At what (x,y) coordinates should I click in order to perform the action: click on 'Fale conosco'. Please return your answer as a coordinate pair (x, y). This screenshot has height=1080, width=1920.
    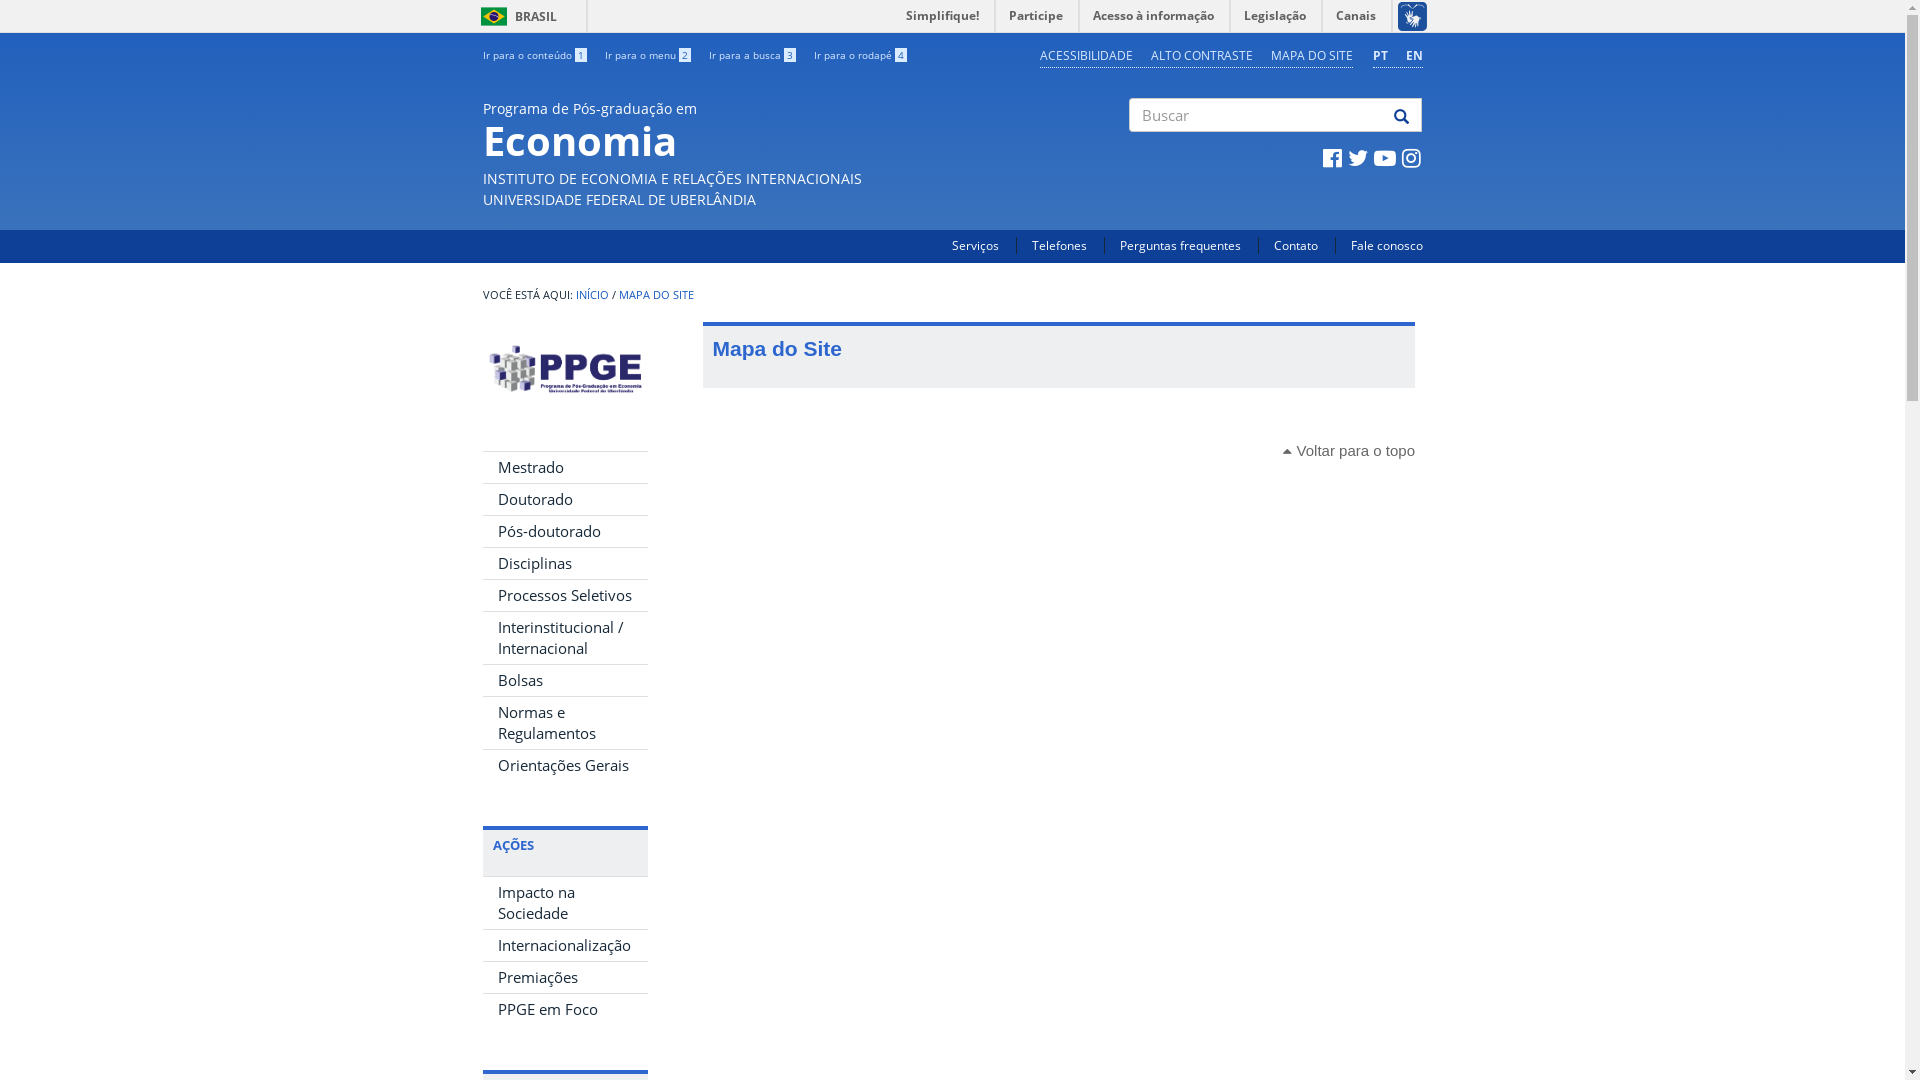
    Looking at the image, I should click on (1385, 244).